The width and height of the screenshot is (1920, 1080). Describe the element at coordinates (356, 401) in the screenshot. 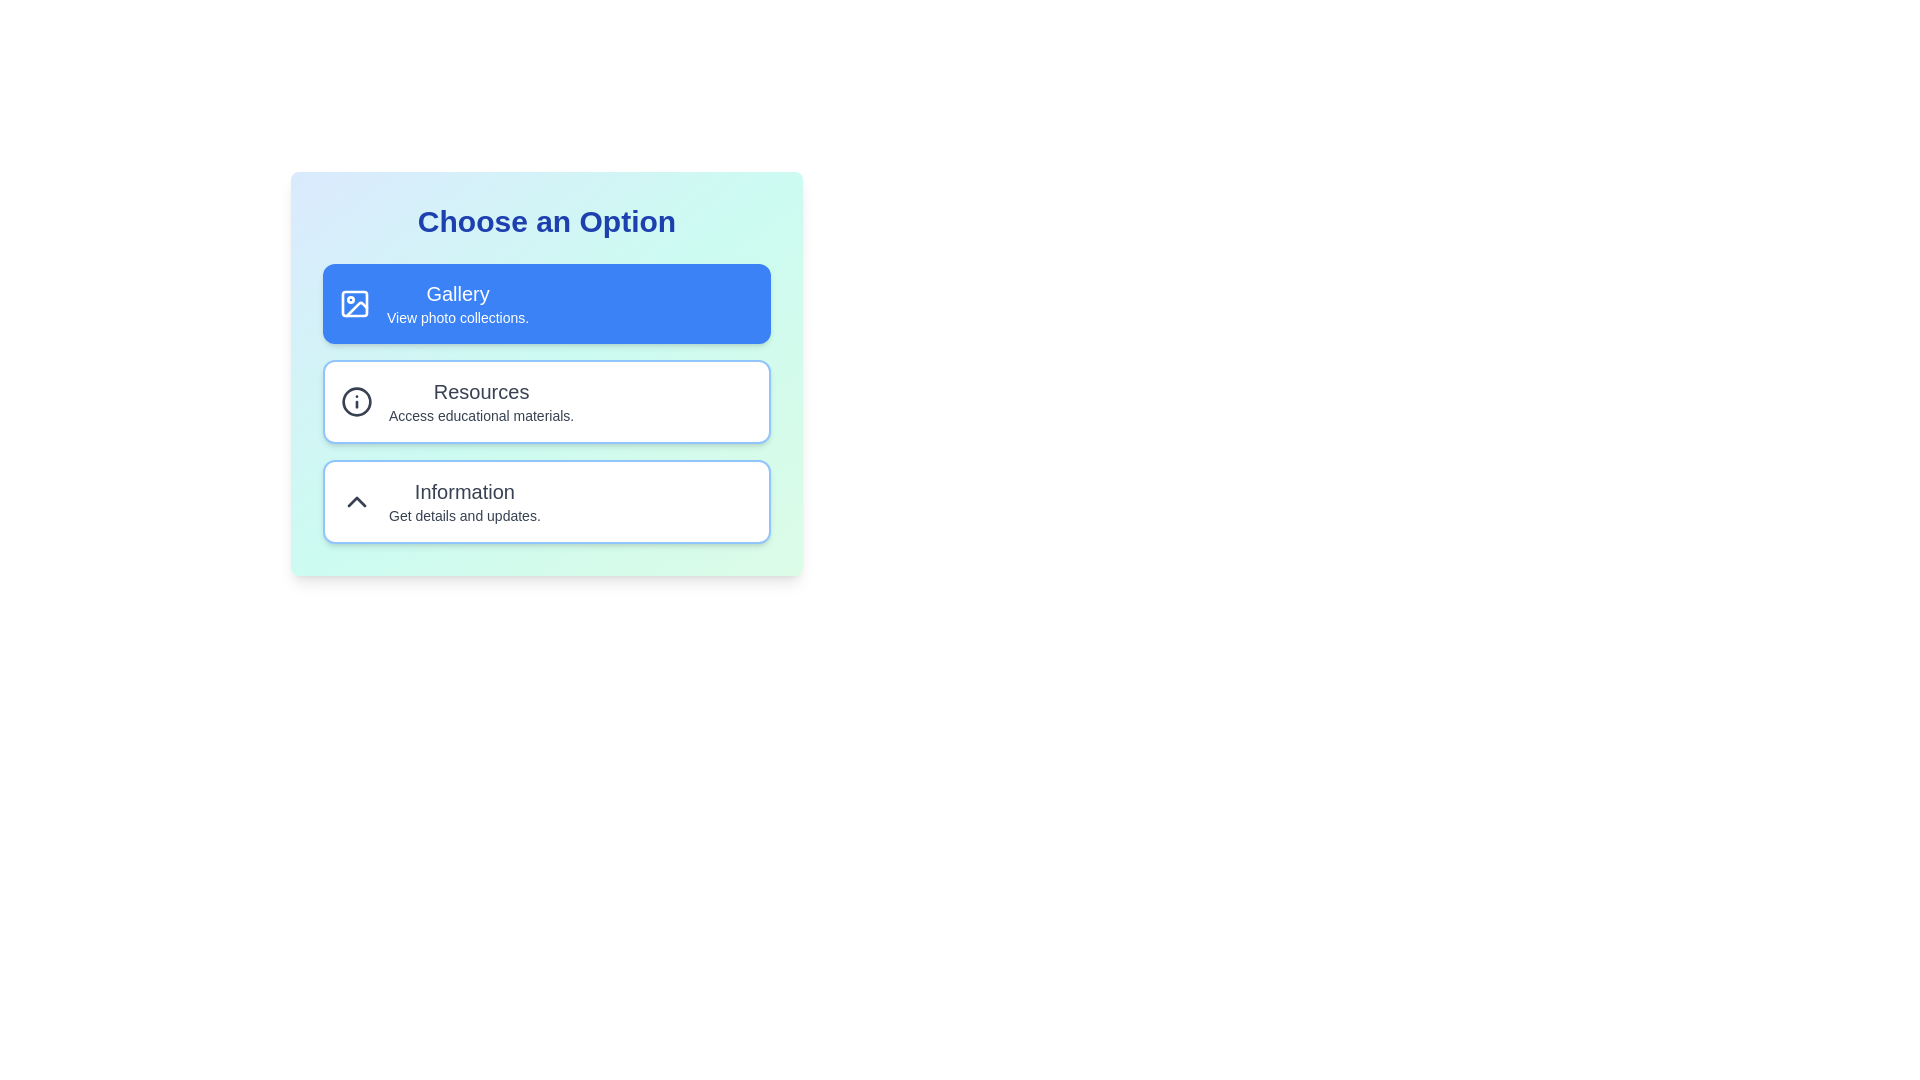

I see `circular outline graphic icon indicating information or help located at the bottom left section of the interface card` at that location.